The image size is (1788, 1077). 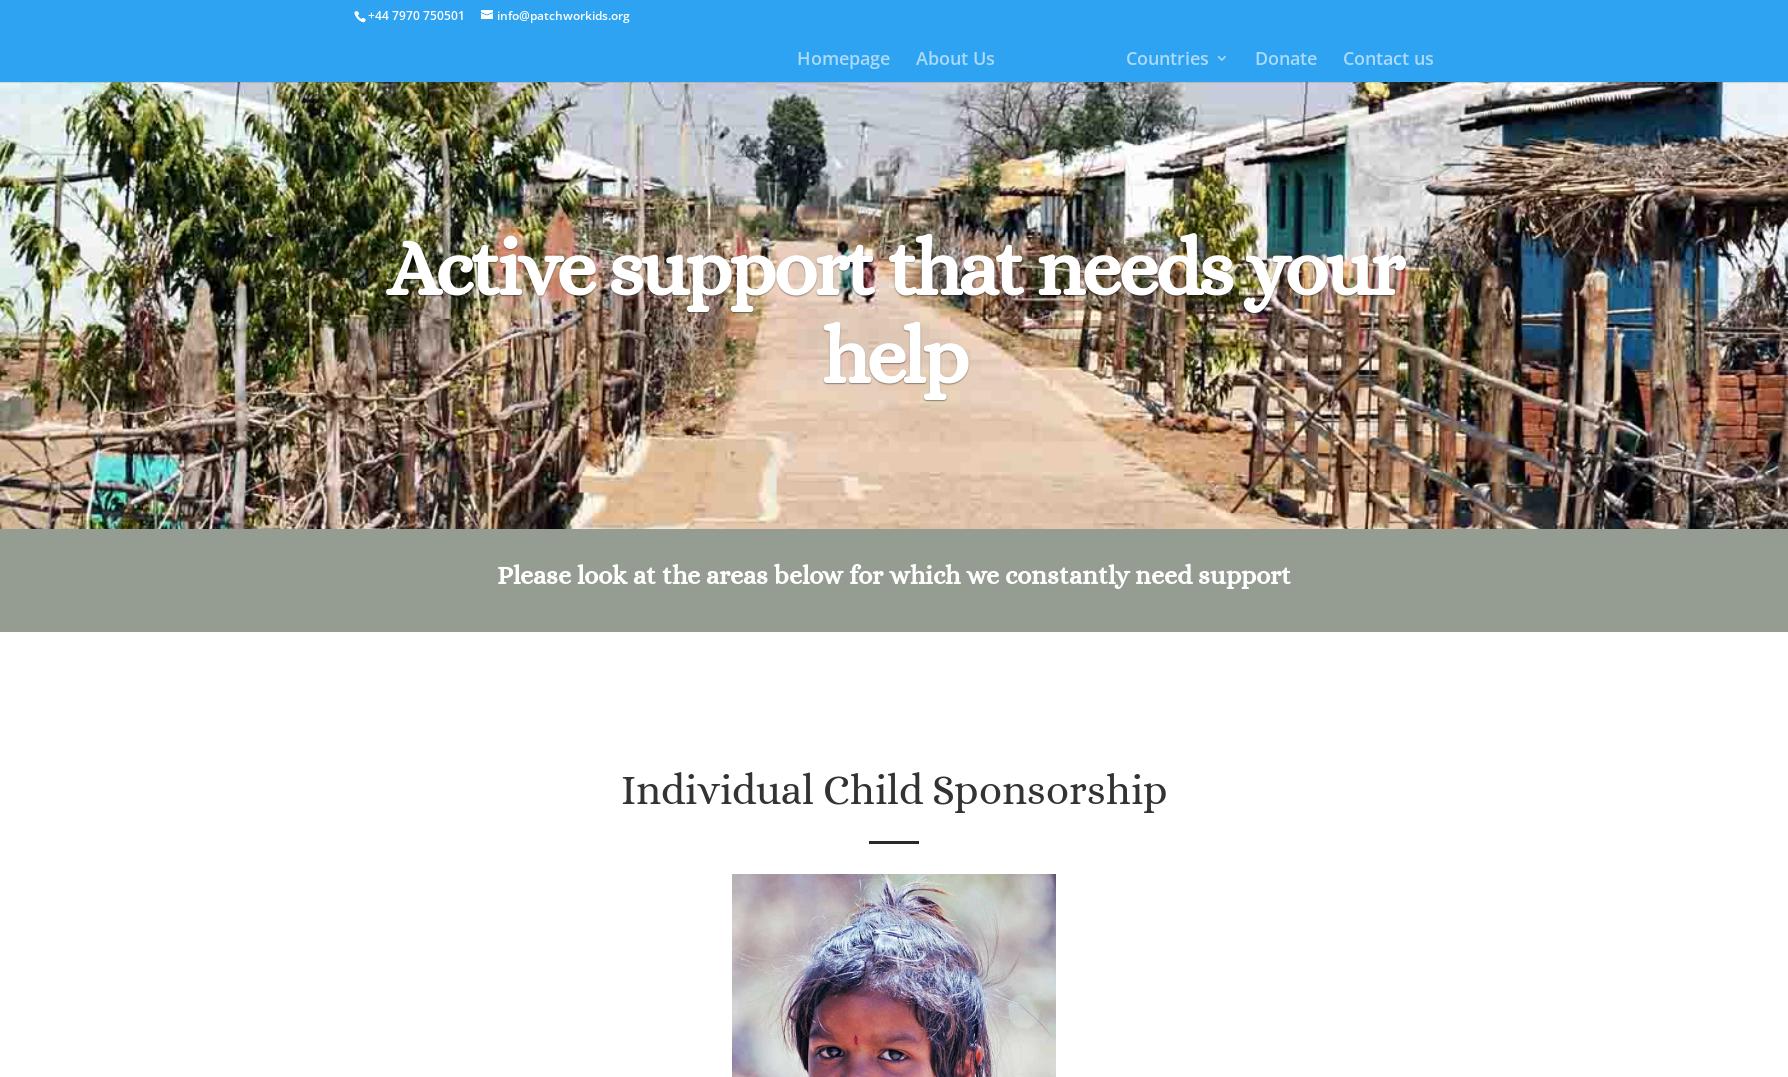 I want to click on 'India', so click(x=1186, y=121).